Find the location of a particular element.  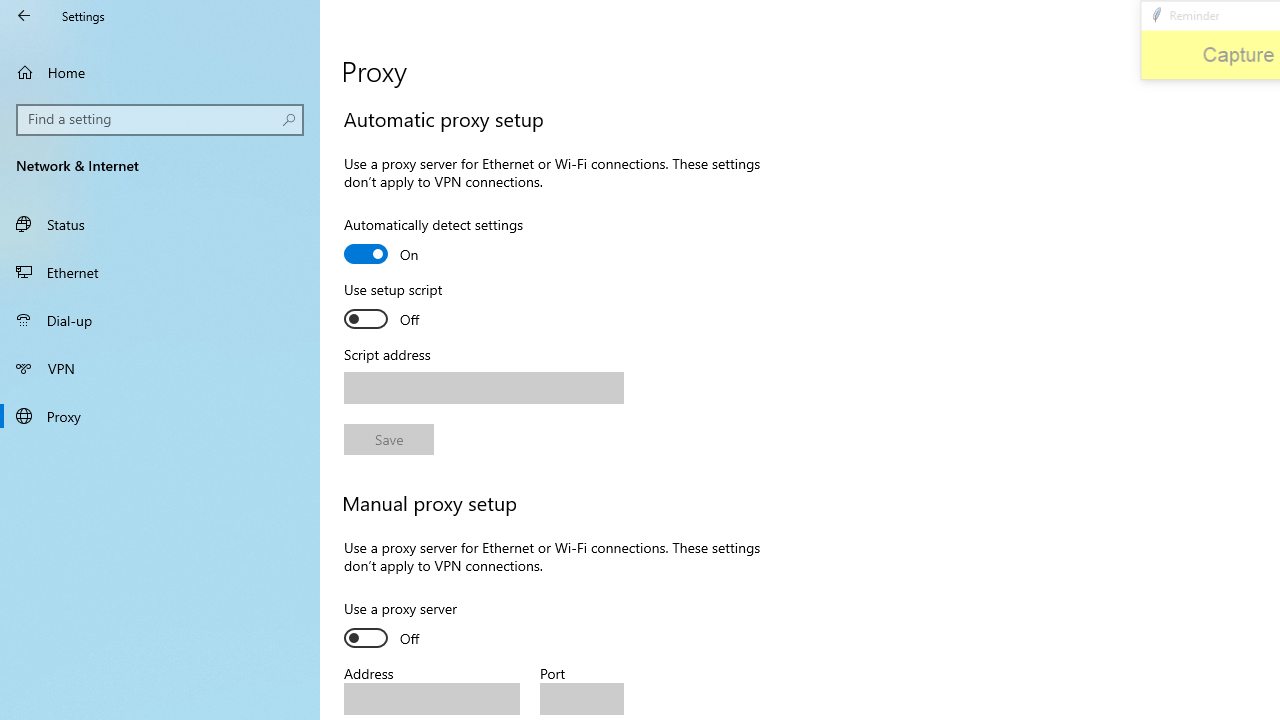

'Search box, Find a setting' is located at coordinates (160, 119).